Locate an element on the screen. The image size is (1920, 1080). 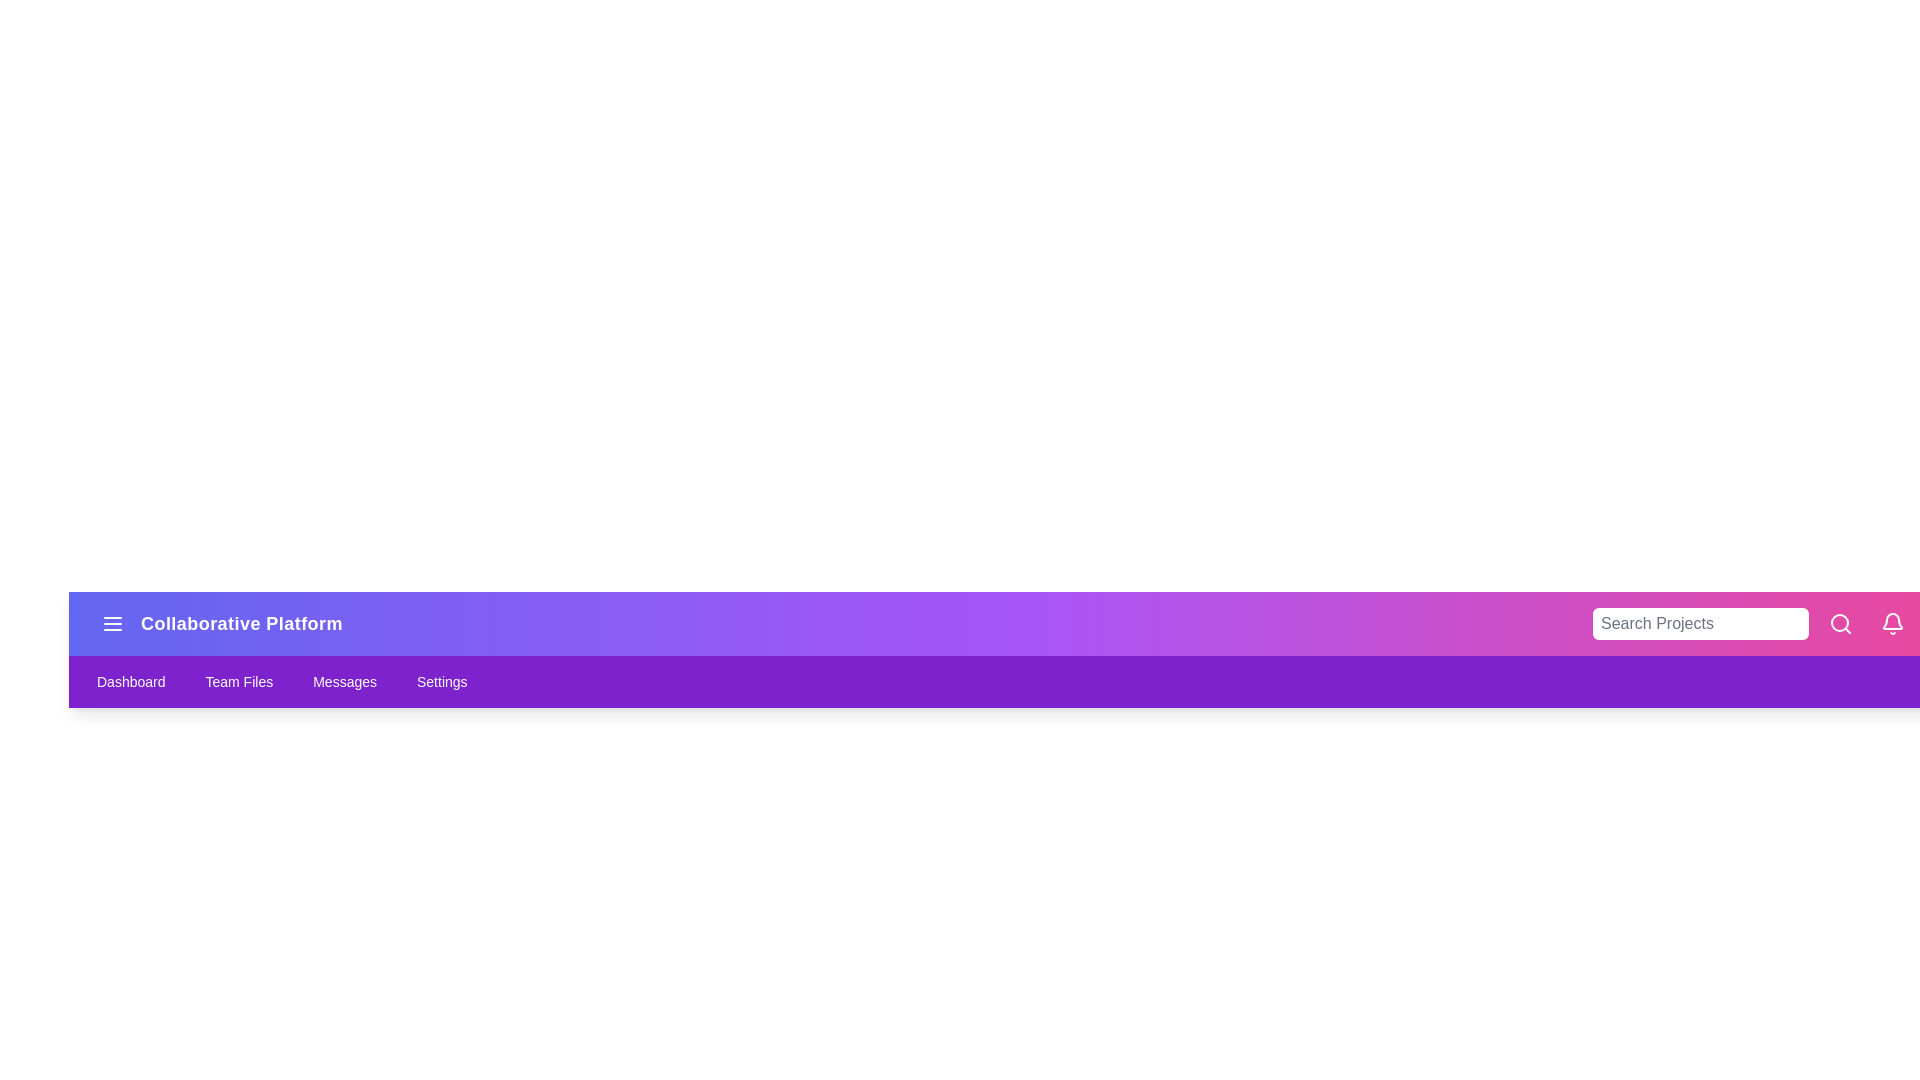
the 'Dashboard' button, which is a rectangular button with a purple background and white text, located first among the navigation buttons in the header is located at coordinates (130, 681).